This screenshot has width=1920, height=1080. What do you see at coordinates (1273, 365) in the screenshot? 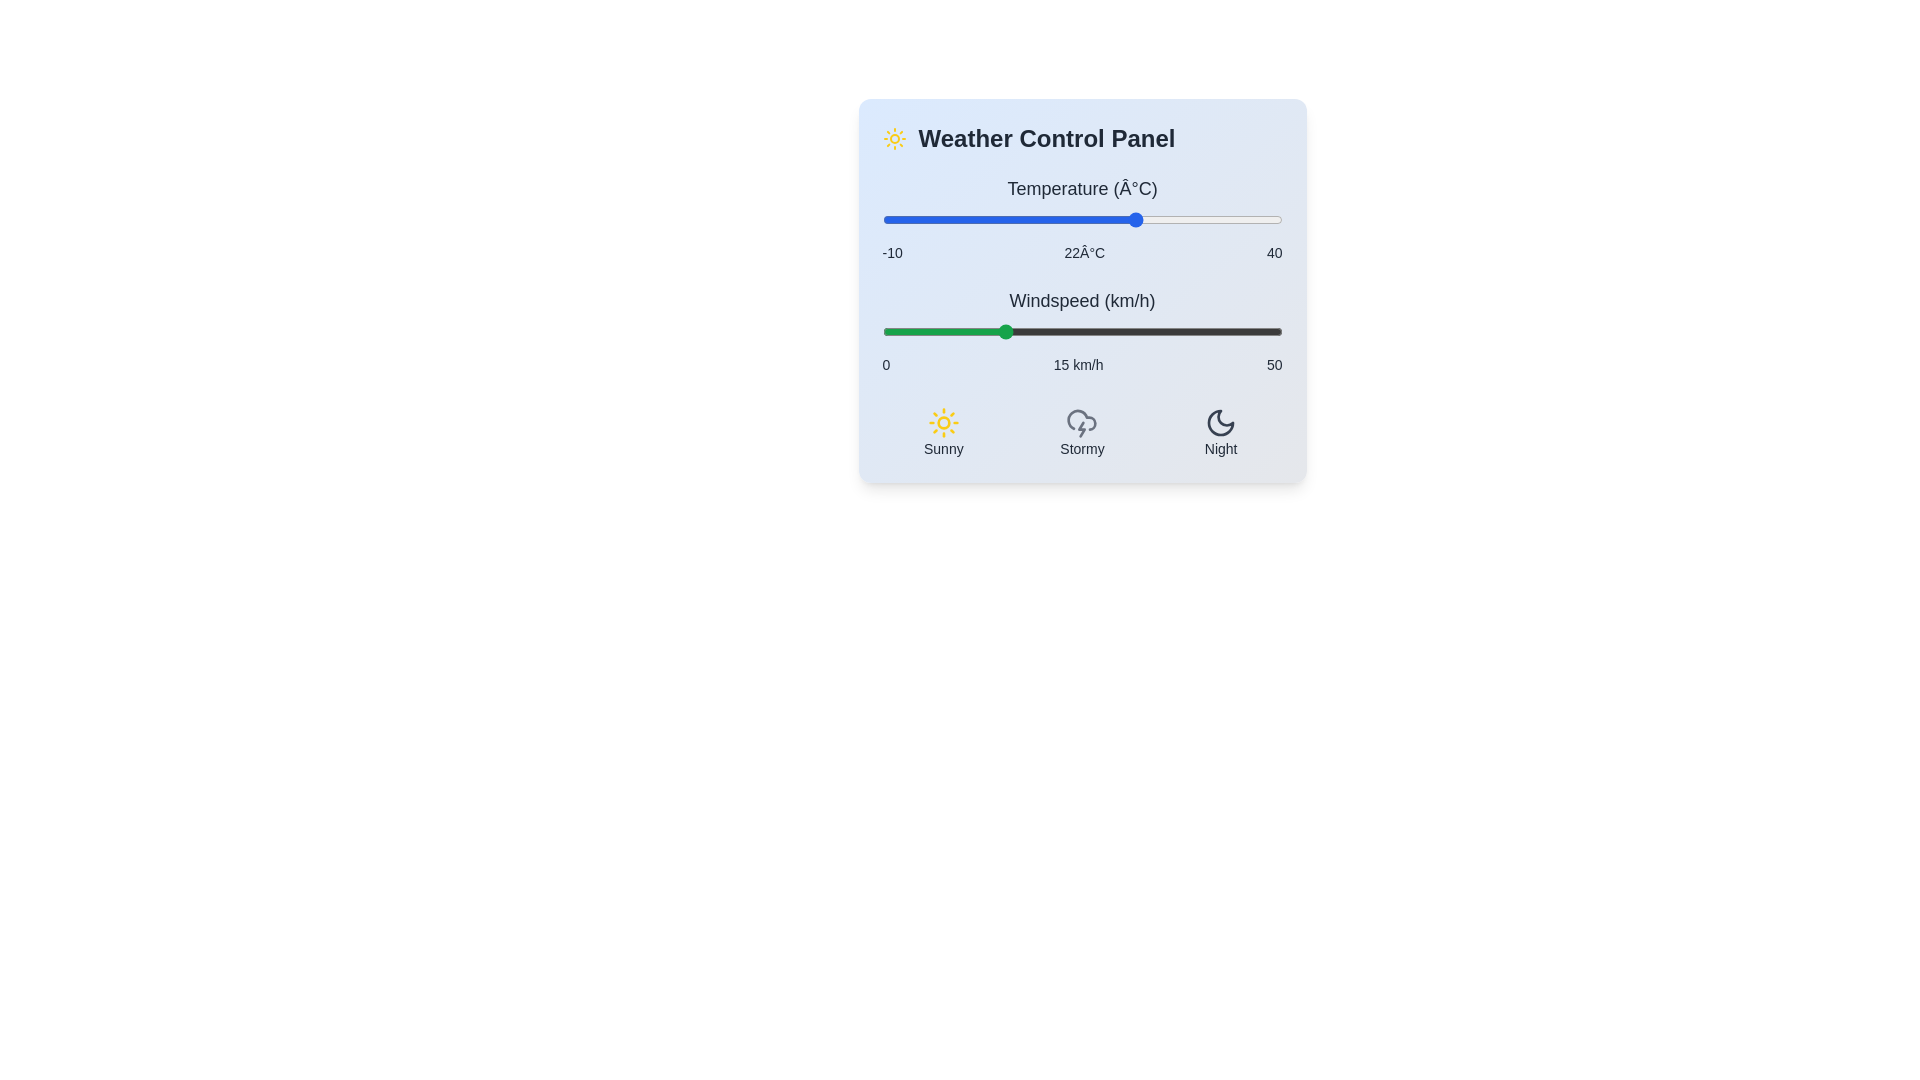
I see `the text element displaying the windspeed value, which is positioned to the far right and aligned with '0' and '15 km/h' in the 'Windspeed (km/h)' section` at bounding box center [1273, 365].